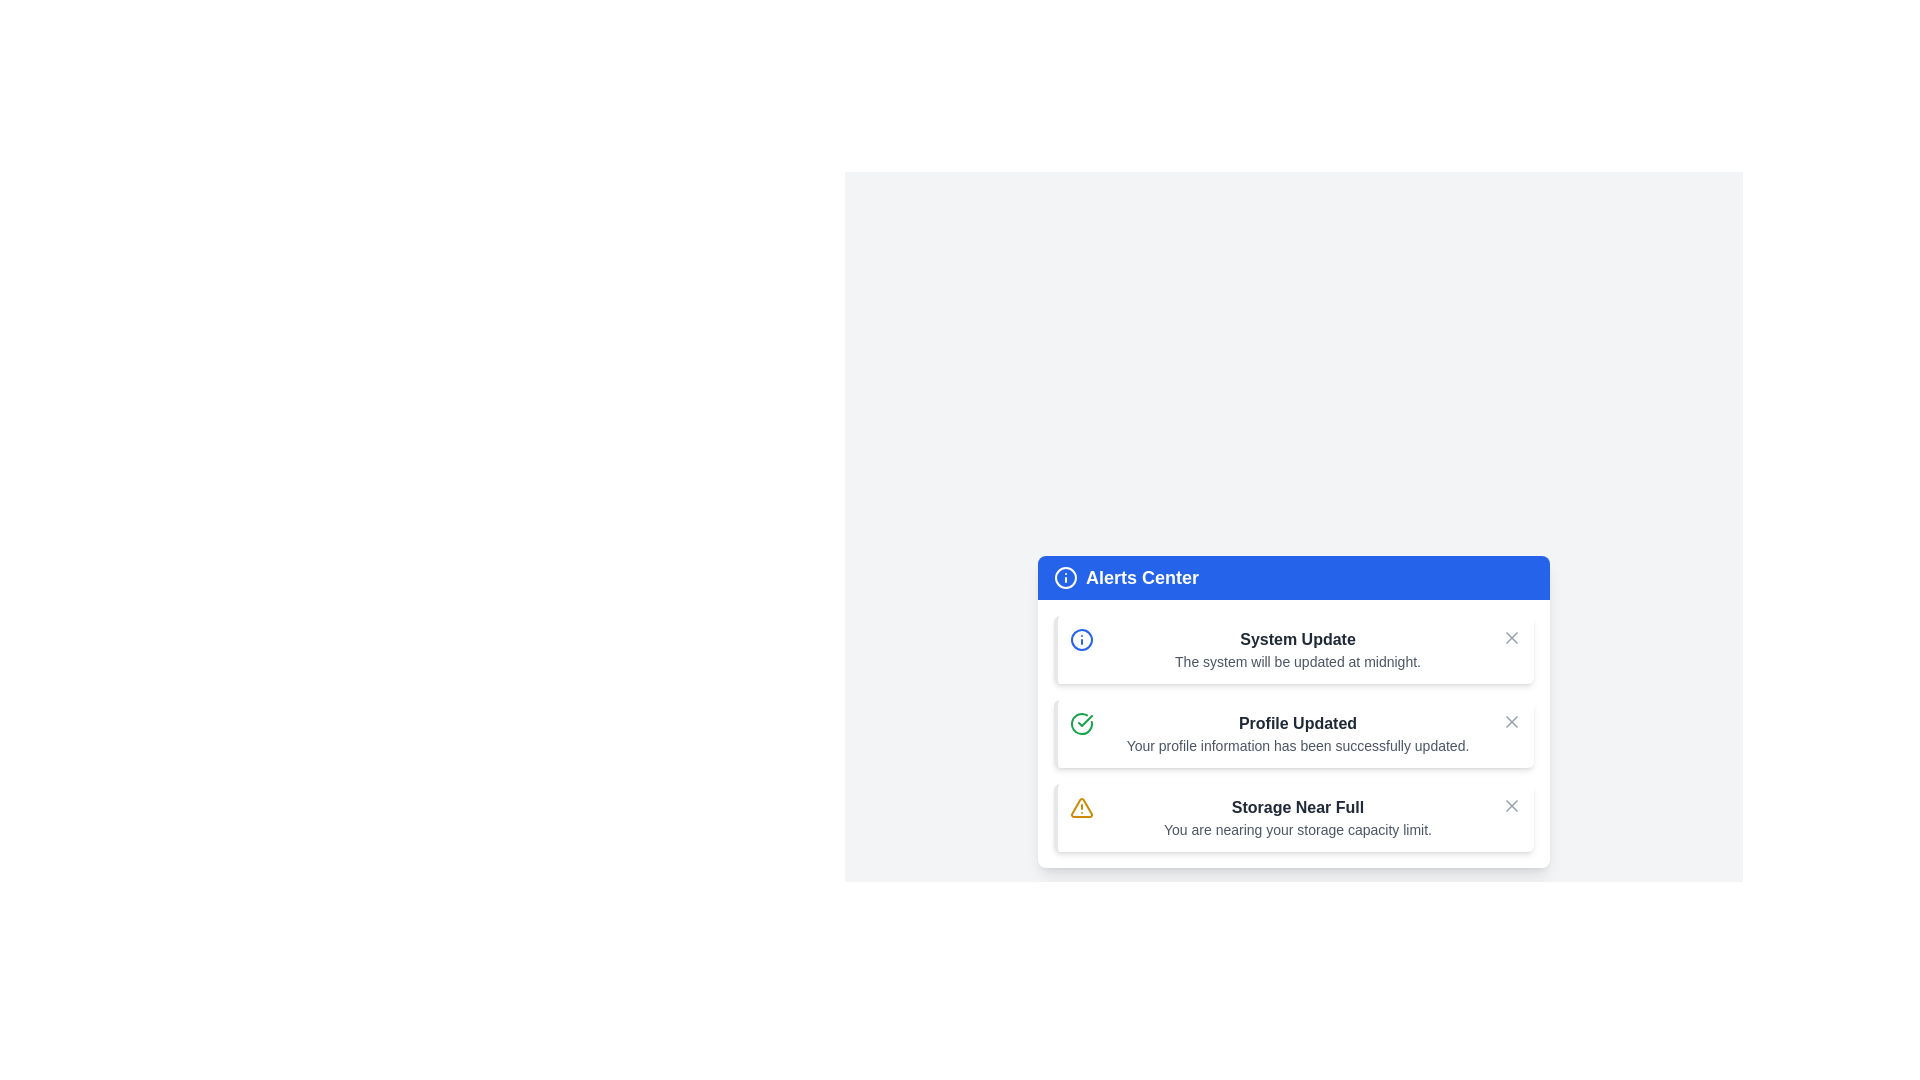  Describe the element at coordinates (1297, 733) in the screenshot. I see `confirmation message displayed in the Notification text under 'Alerts Center', which indicates the successful update of profile information` at that location.